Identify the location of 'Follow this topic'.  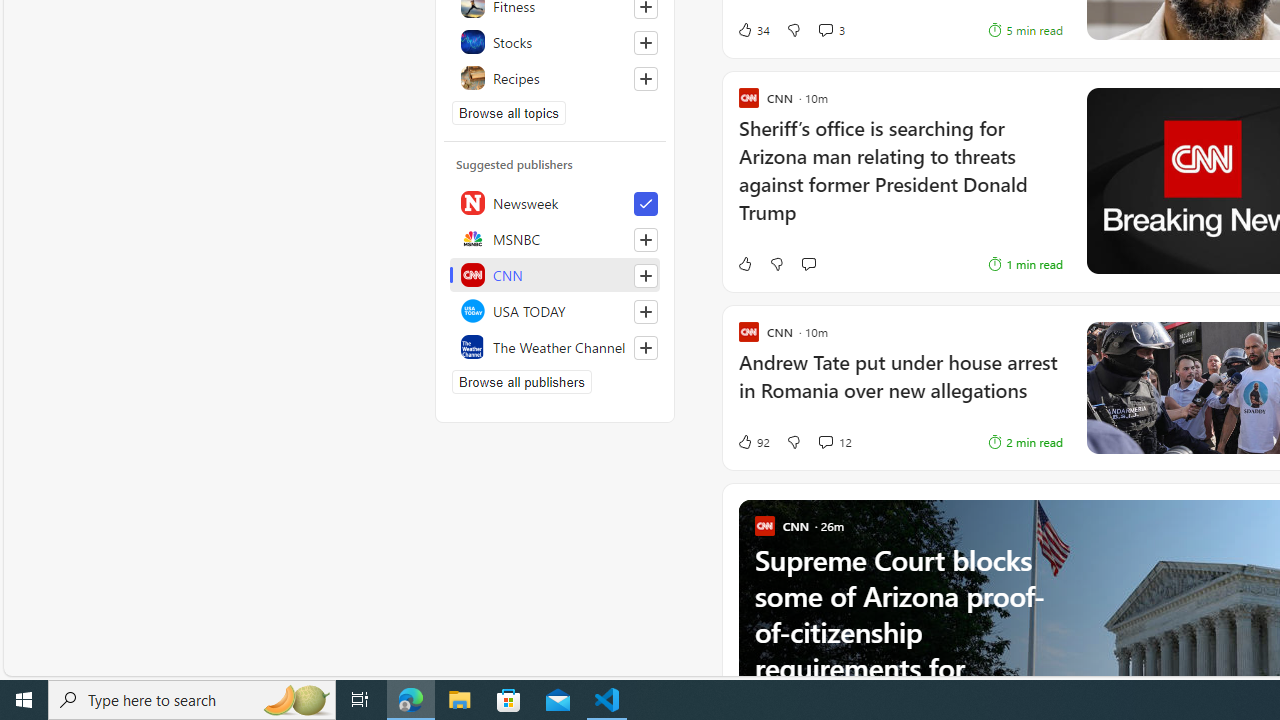
(645, 77).